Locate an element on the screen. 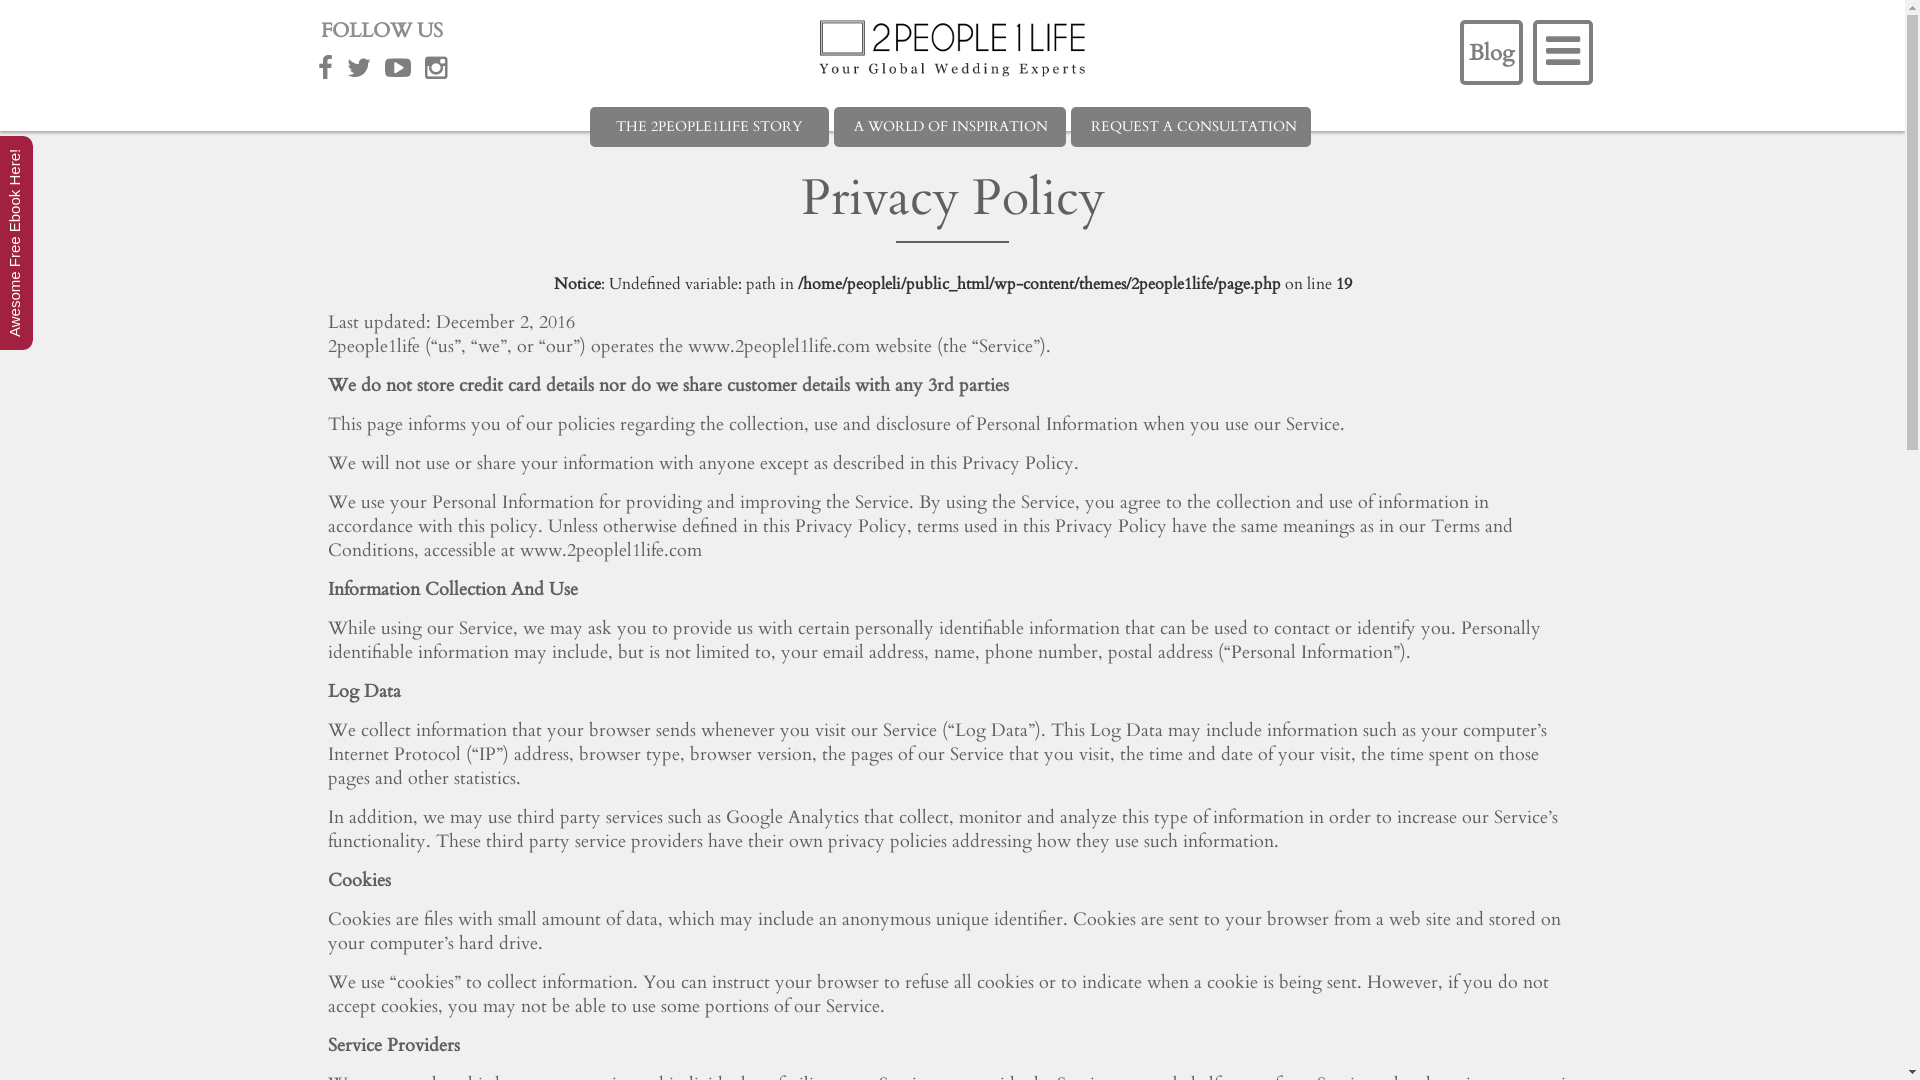  'THE 2PEOPLE1LIFE STORY' is located at coordinates (710, 127).